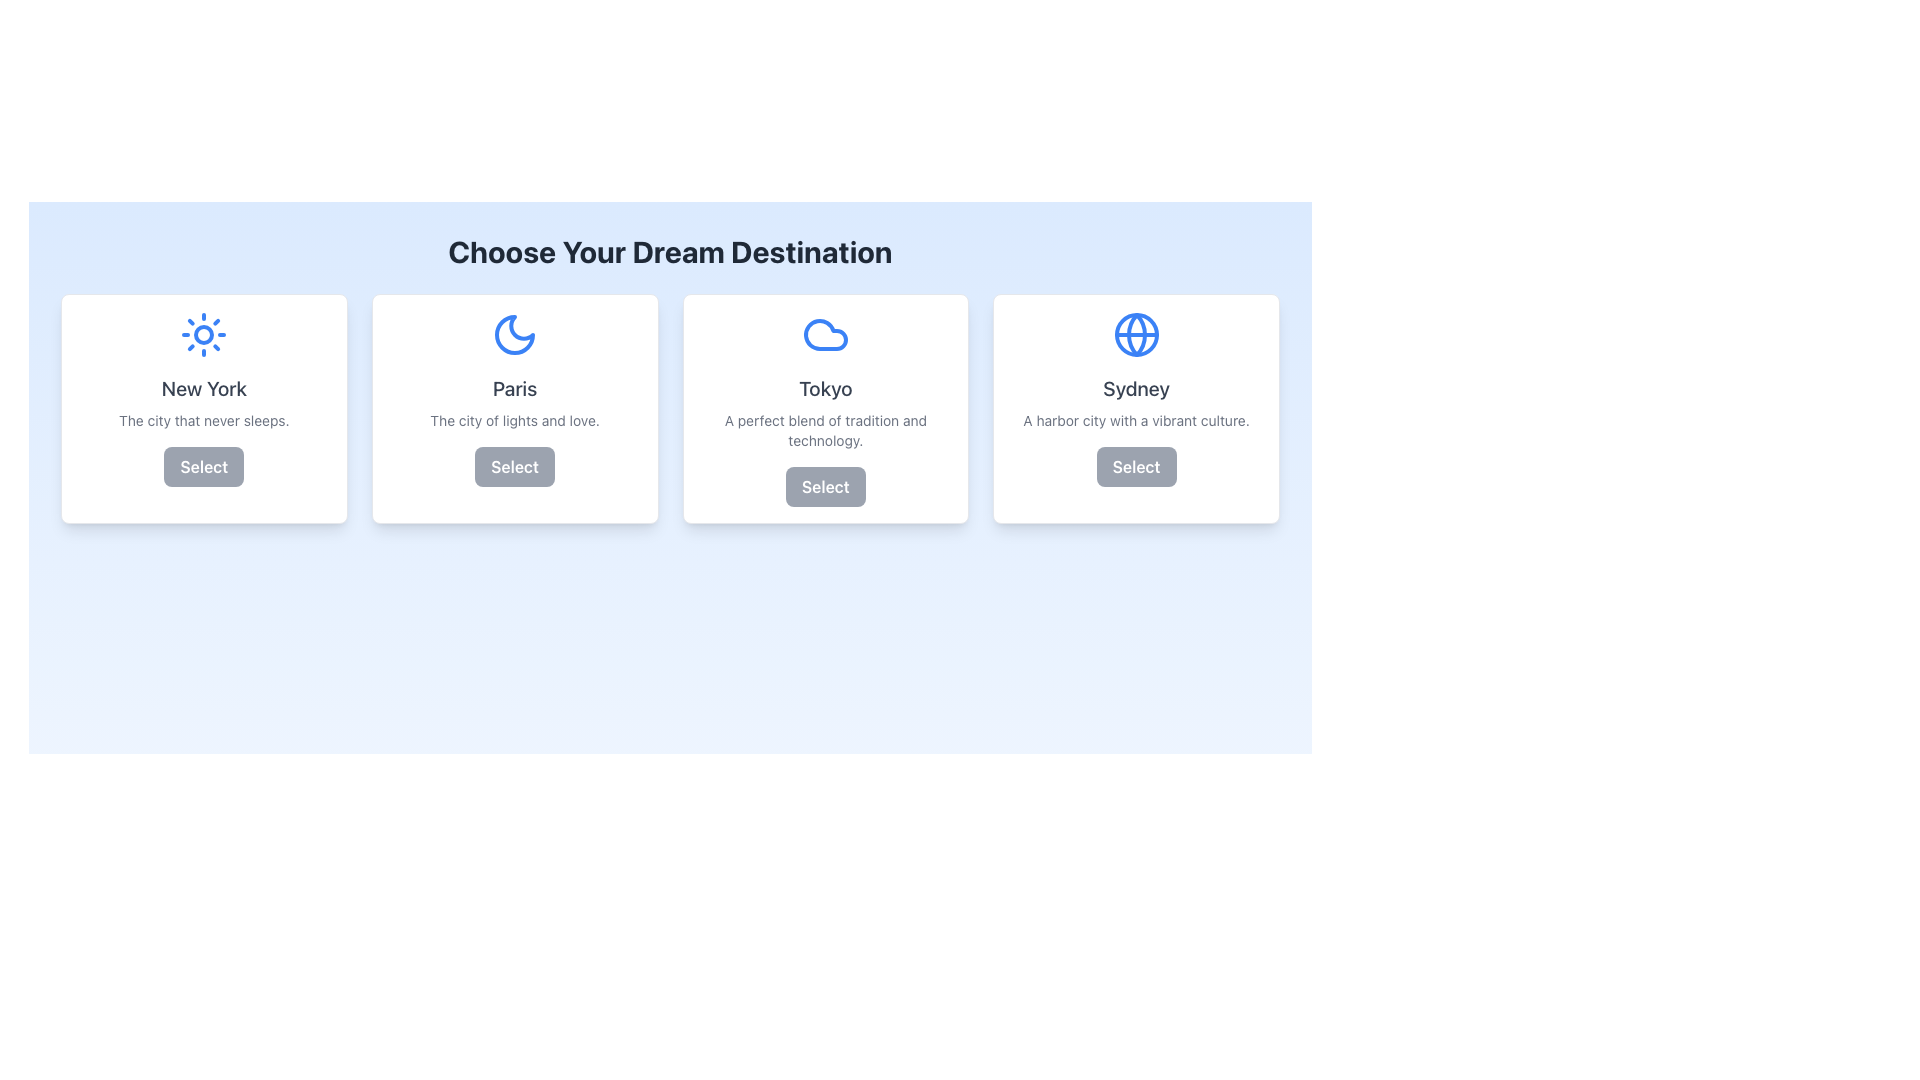 This screenshot has width=1920, height=1080. I want to click on the button located centrally within the 'New York' card, positioned below the text 'The city that never sleeps.' to make a selection, so click(204, 466).